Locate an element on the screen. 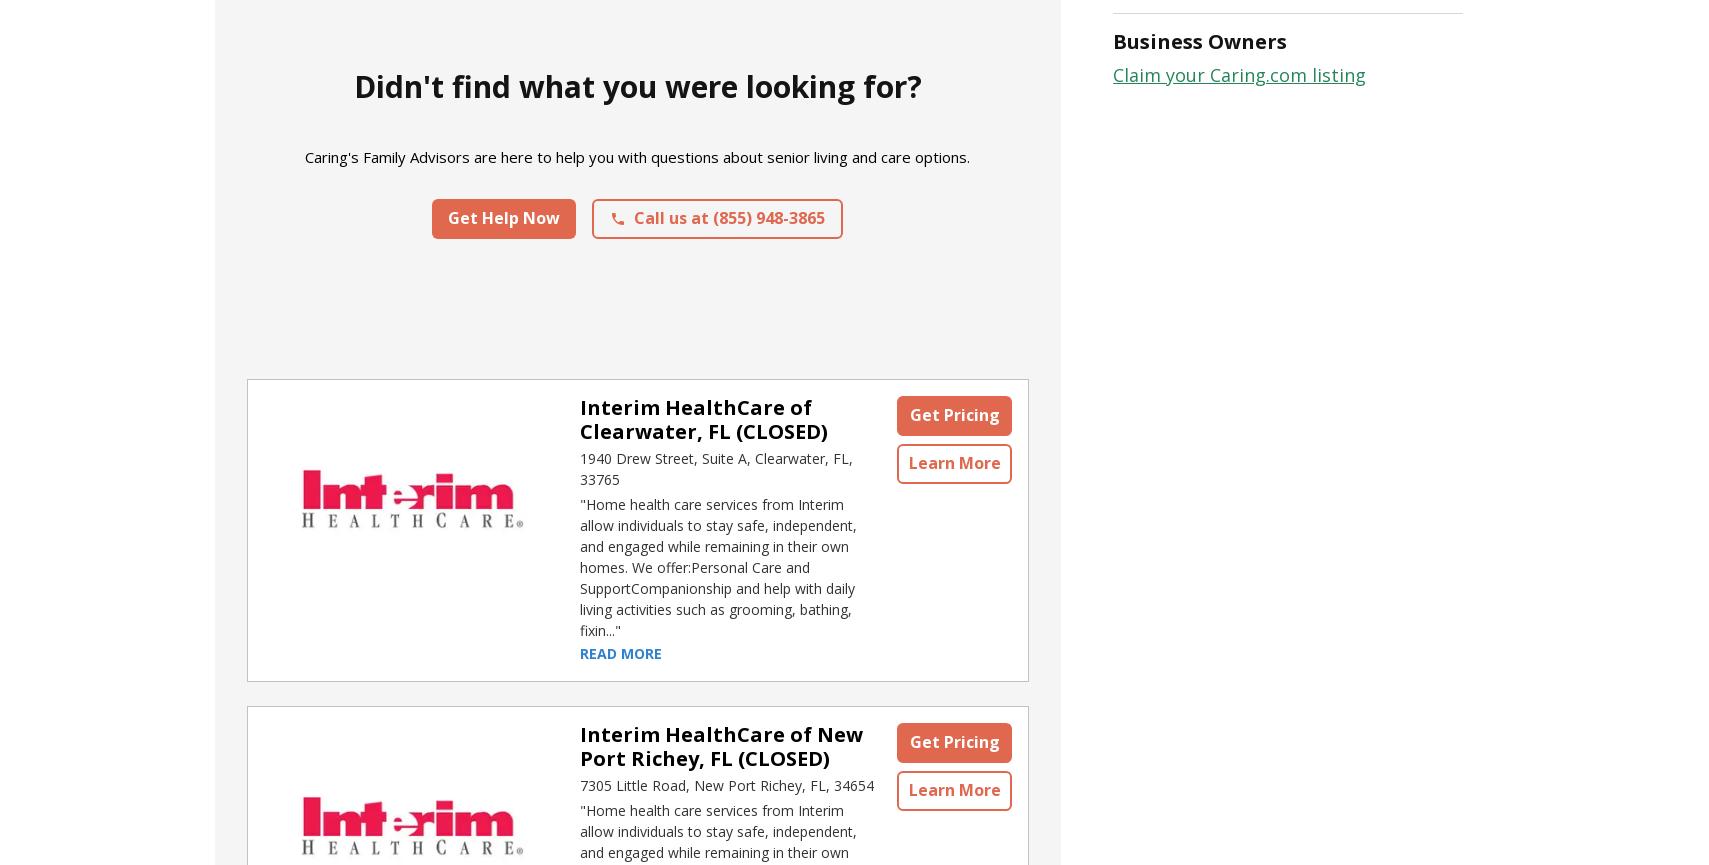 The width and height of the screenshot is (1709, 865). 'Claim your Caring.com listing' is located at coordinates (1239, 74).